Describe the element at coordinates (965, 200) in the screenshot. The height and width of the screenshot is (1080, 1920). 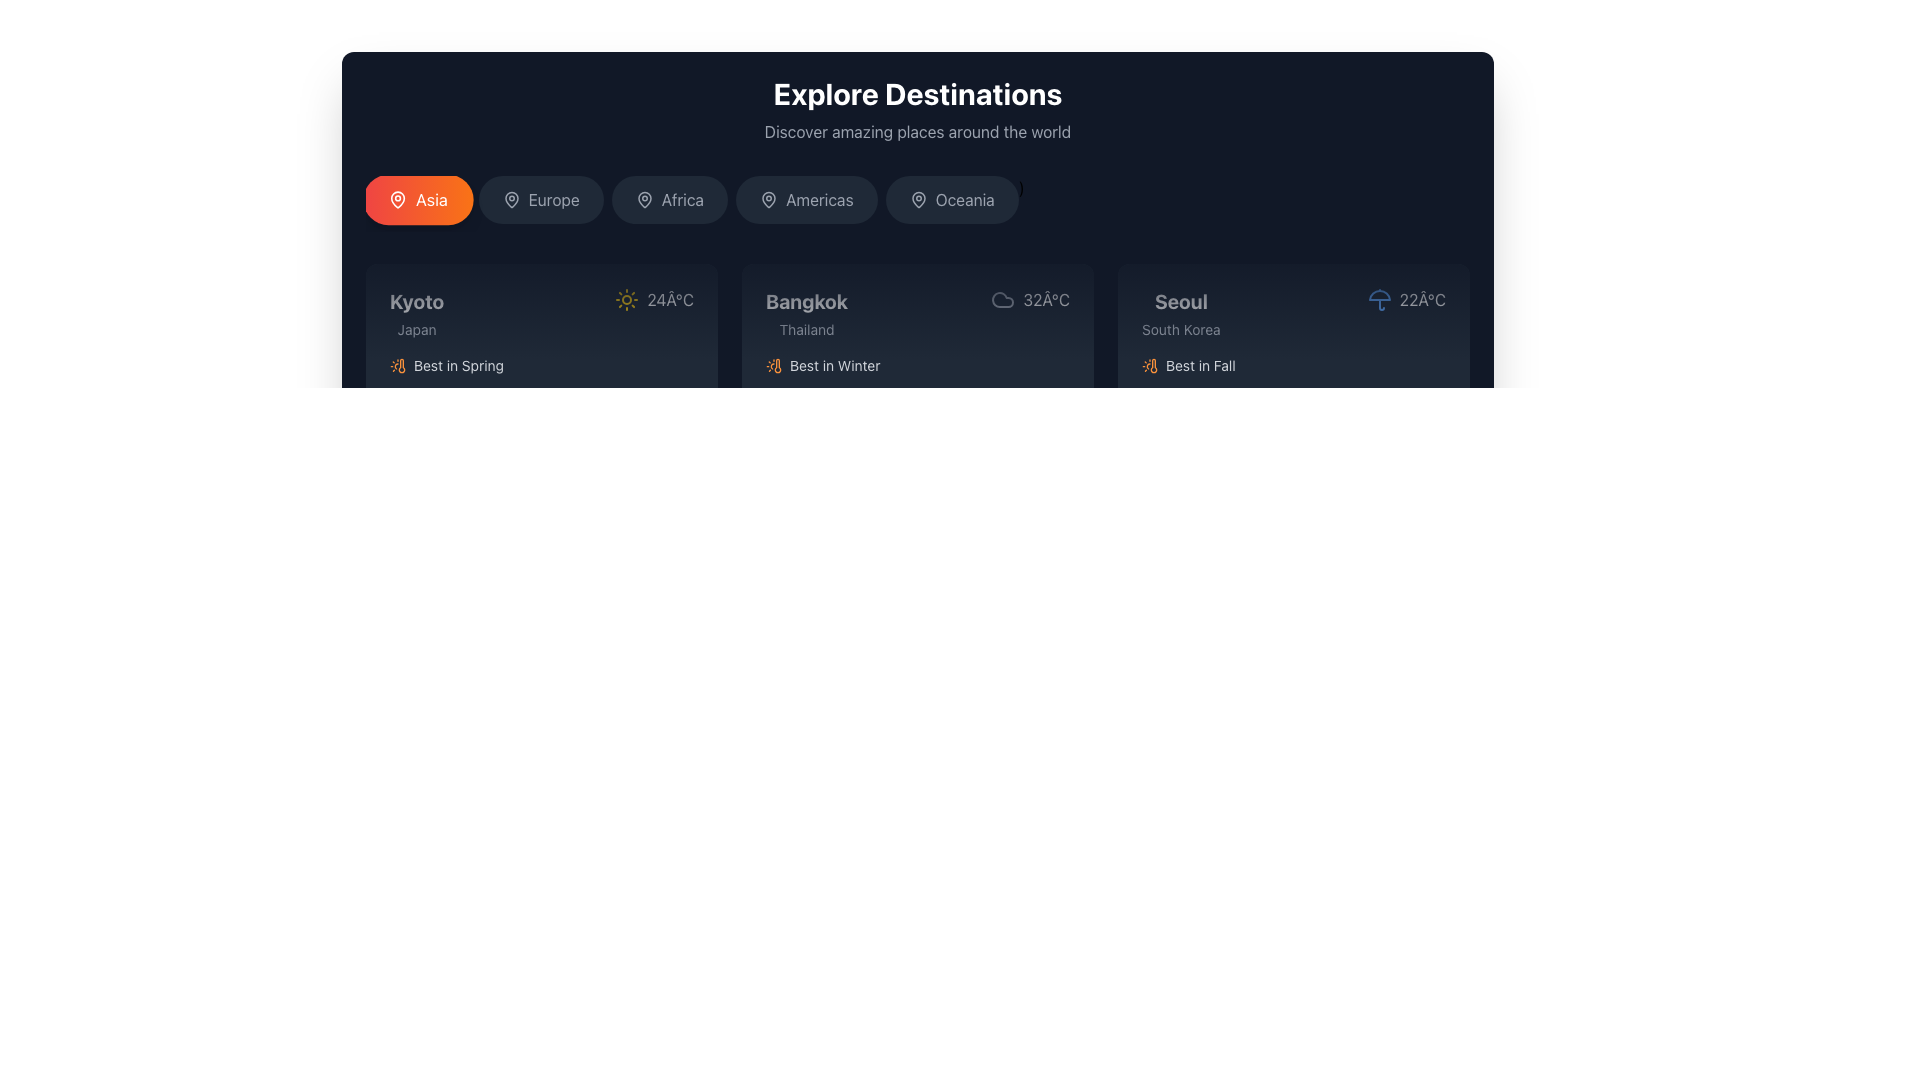
I see `the 'Oceania' button, which is the fifth button in the continent-selection group located beneath the 'Explore Destinations' heading` at that location.